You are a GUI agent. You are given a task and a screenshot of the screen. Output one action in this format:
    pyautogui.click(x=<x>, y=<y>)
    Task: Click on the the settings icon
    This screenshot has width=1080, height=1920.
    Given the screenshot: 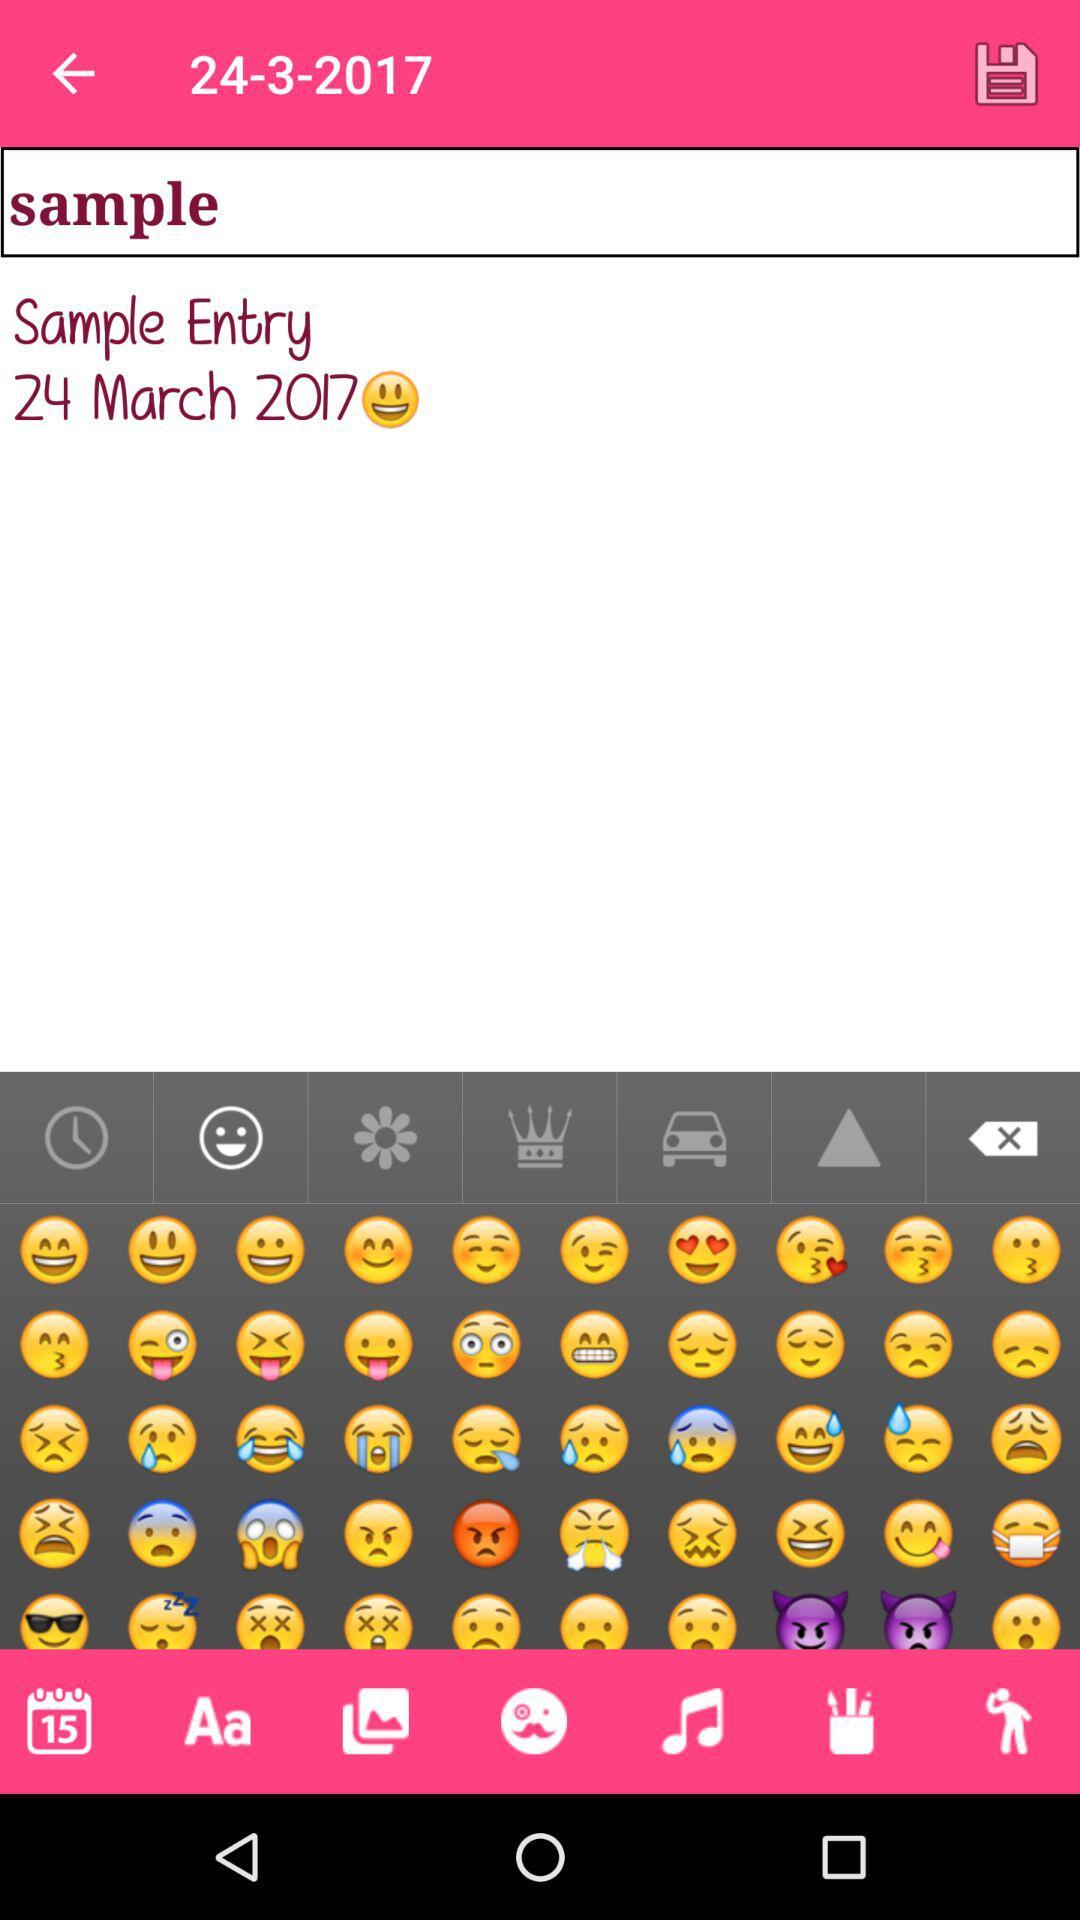 What is the action you would take?
    pyautogui.click(x=385, y=1137)
    